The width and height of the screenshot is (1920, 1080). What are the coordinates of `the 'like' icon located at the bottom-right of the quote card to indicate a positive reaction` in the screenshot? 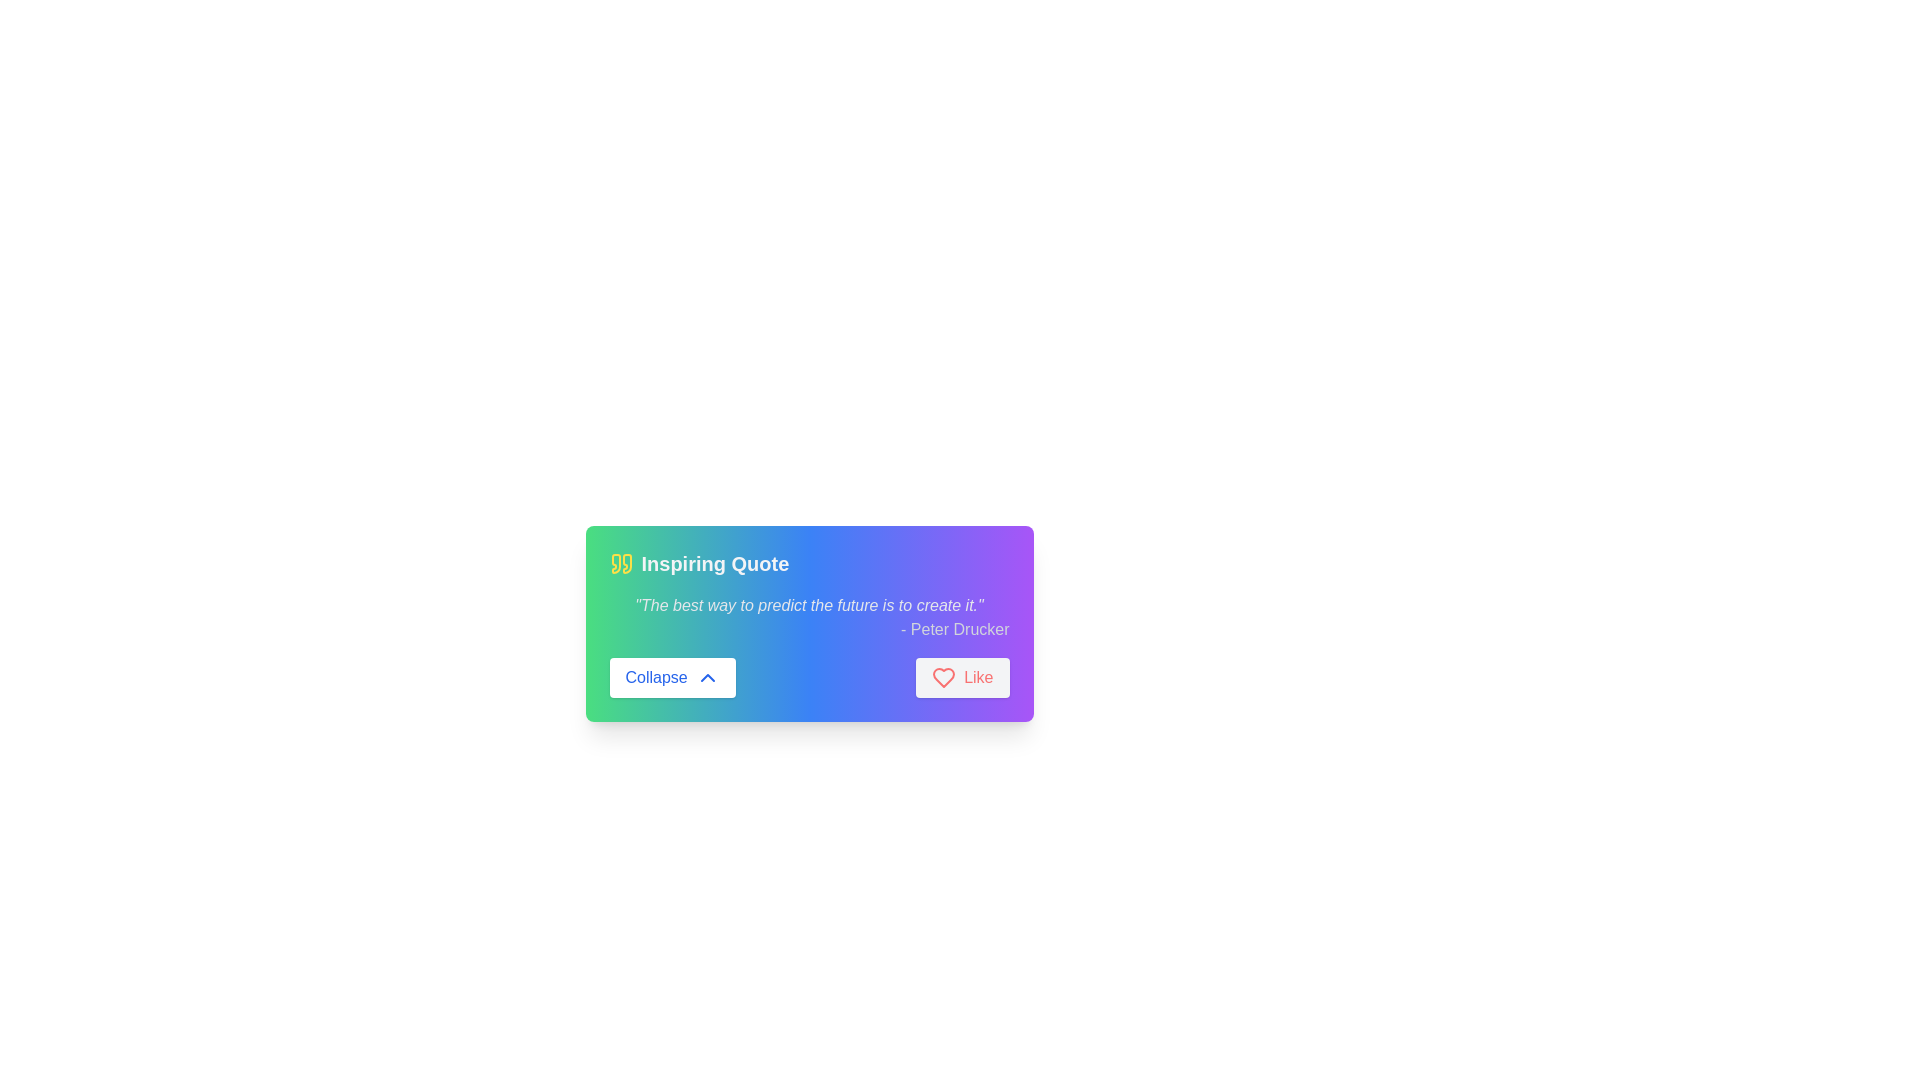 It's located at (943, 677).